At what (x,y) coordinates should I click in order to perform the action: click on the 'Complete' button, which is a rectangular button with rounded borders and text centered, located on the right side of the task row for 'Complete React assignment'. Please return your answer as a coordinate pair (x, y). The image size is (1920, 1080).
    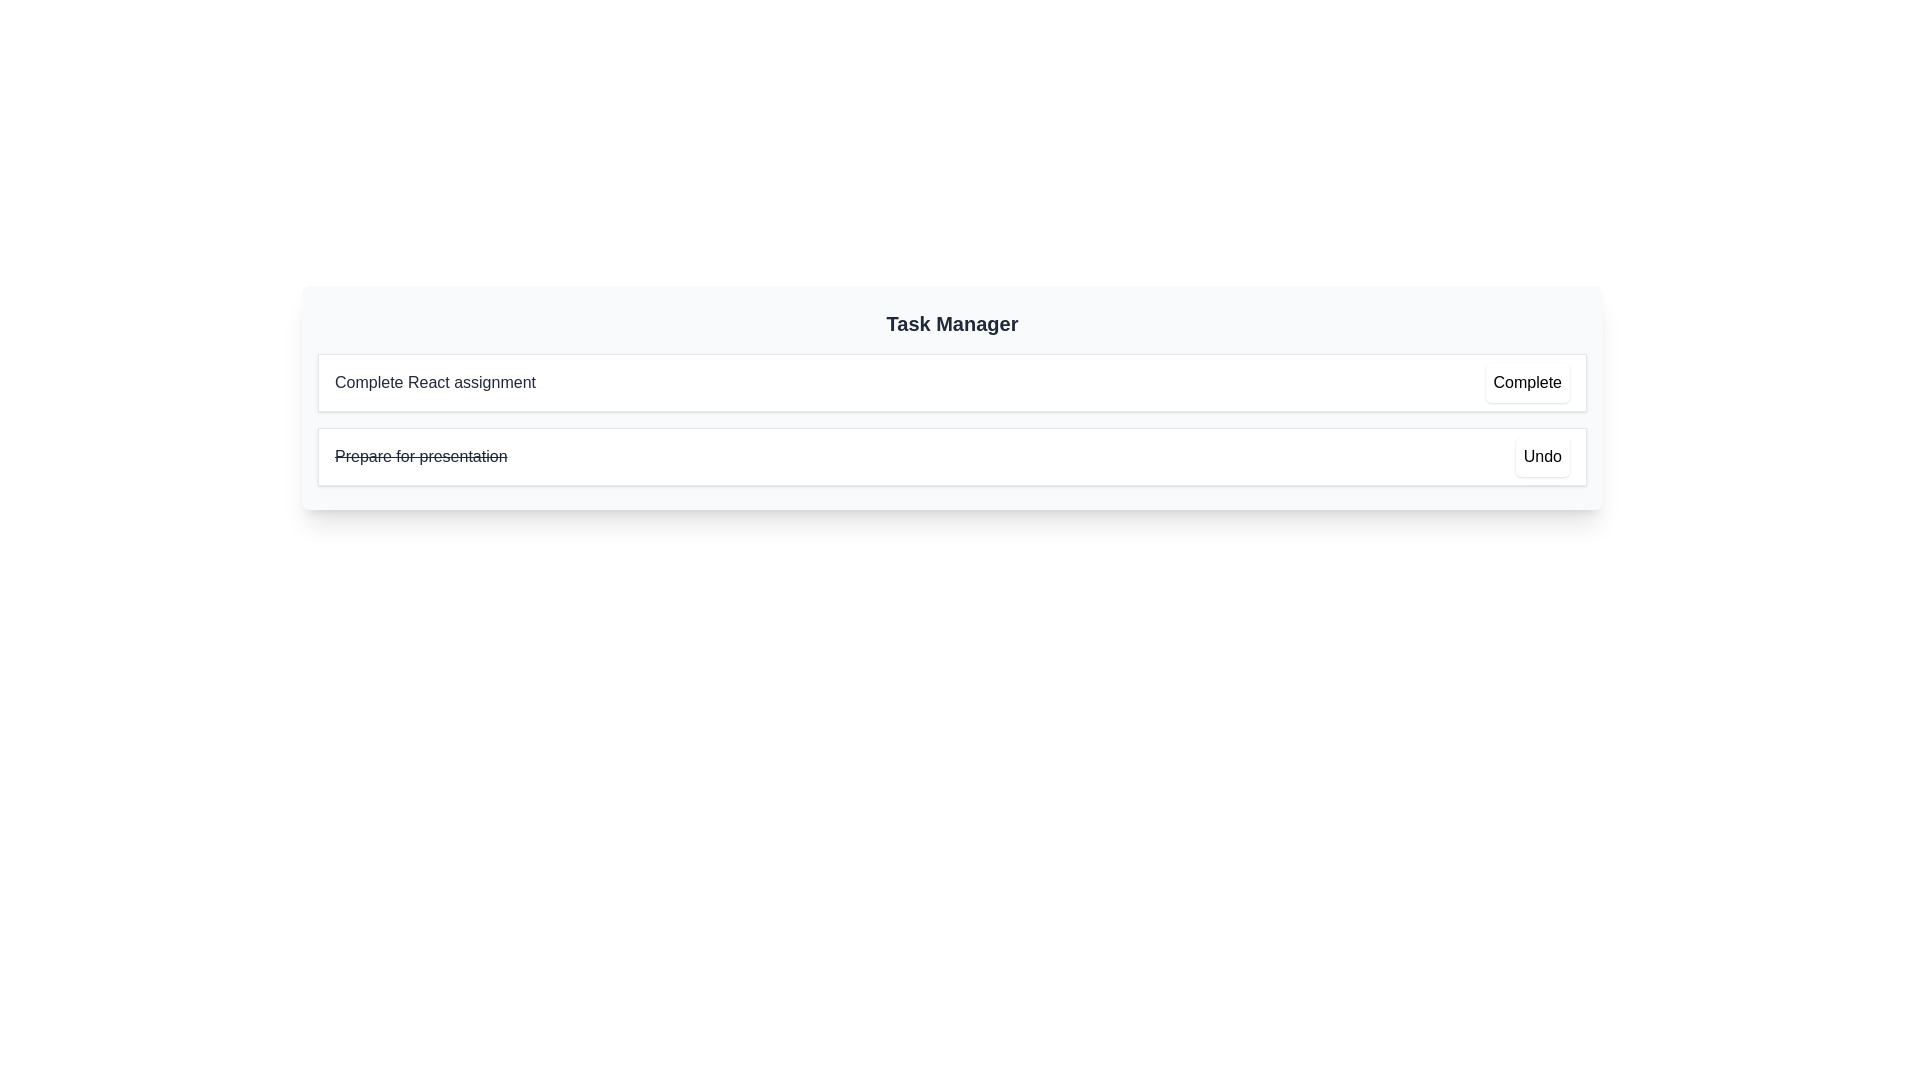
    Looking at the image, I should click on (1526, 382).